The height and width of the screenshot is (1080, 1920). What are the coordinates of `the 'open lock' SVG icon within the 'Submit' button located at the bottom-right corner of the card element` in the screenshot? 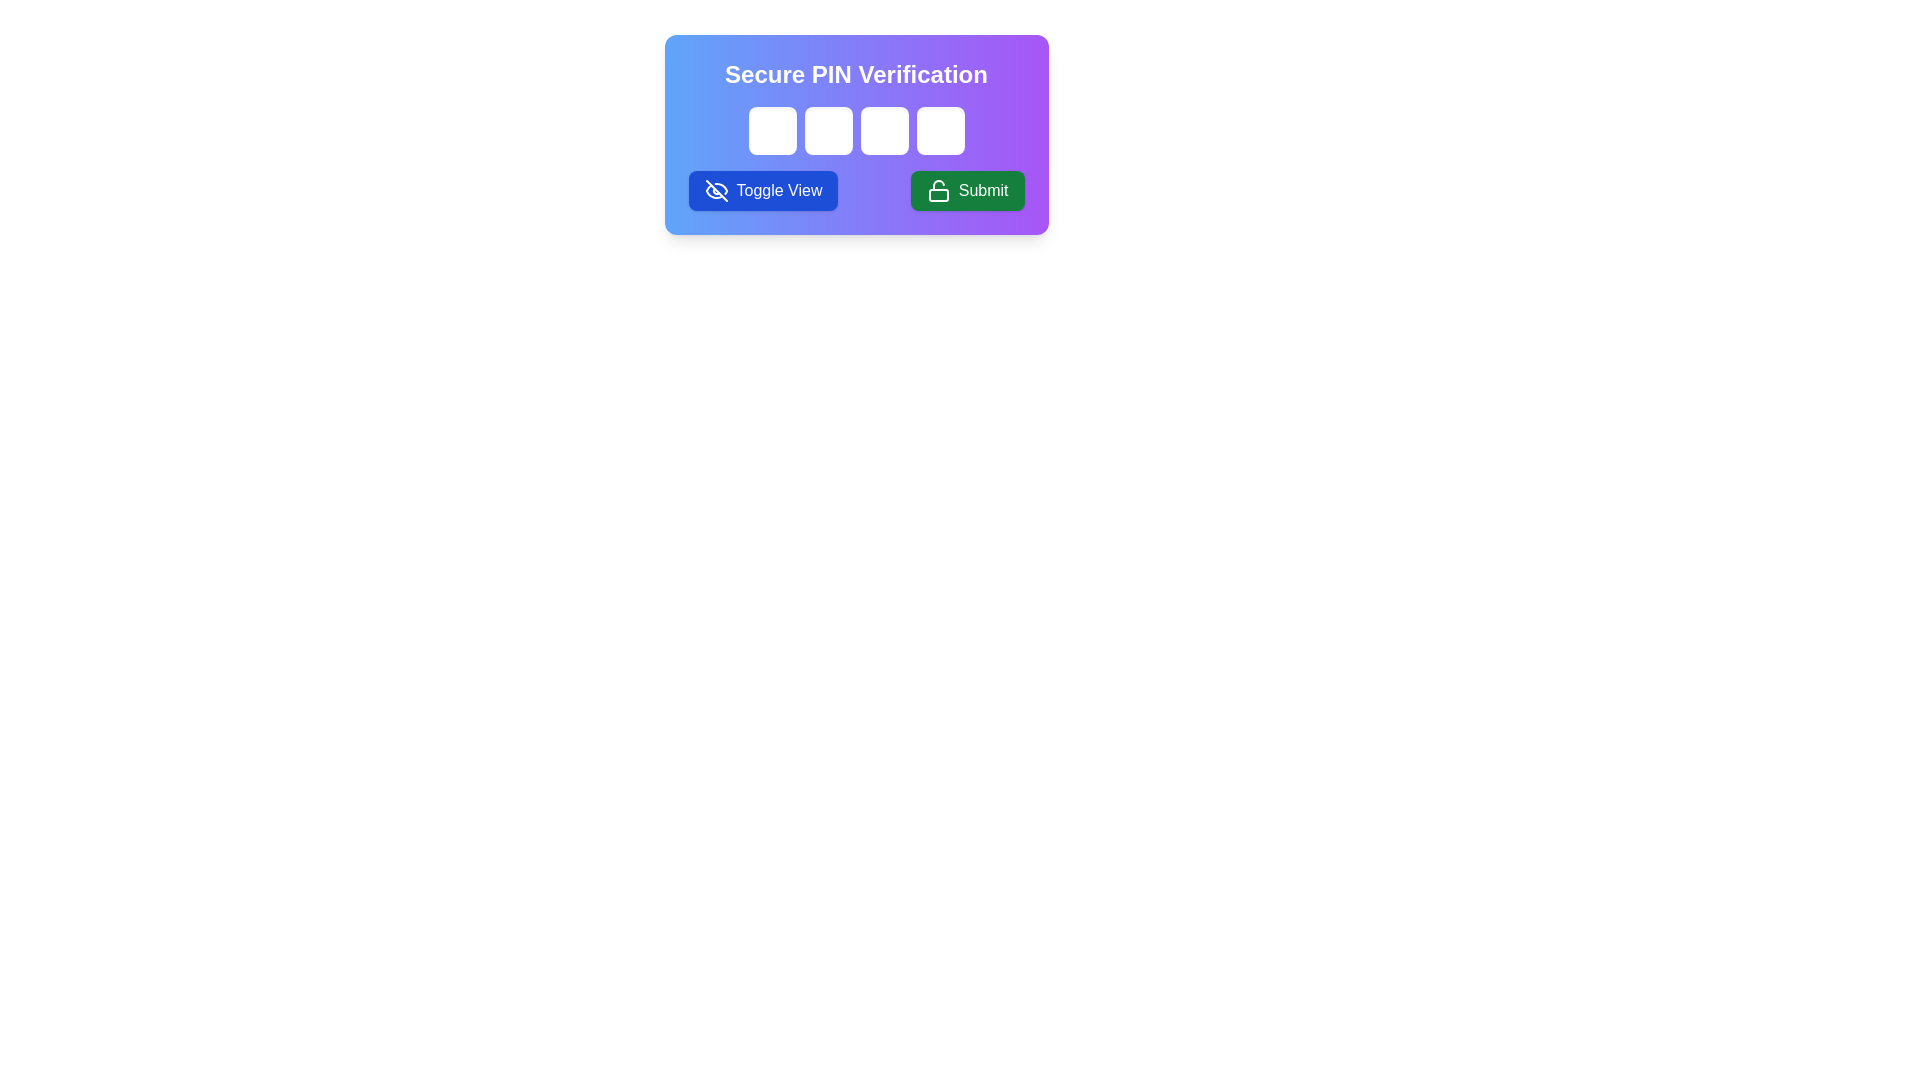 It's located at (937, 195).